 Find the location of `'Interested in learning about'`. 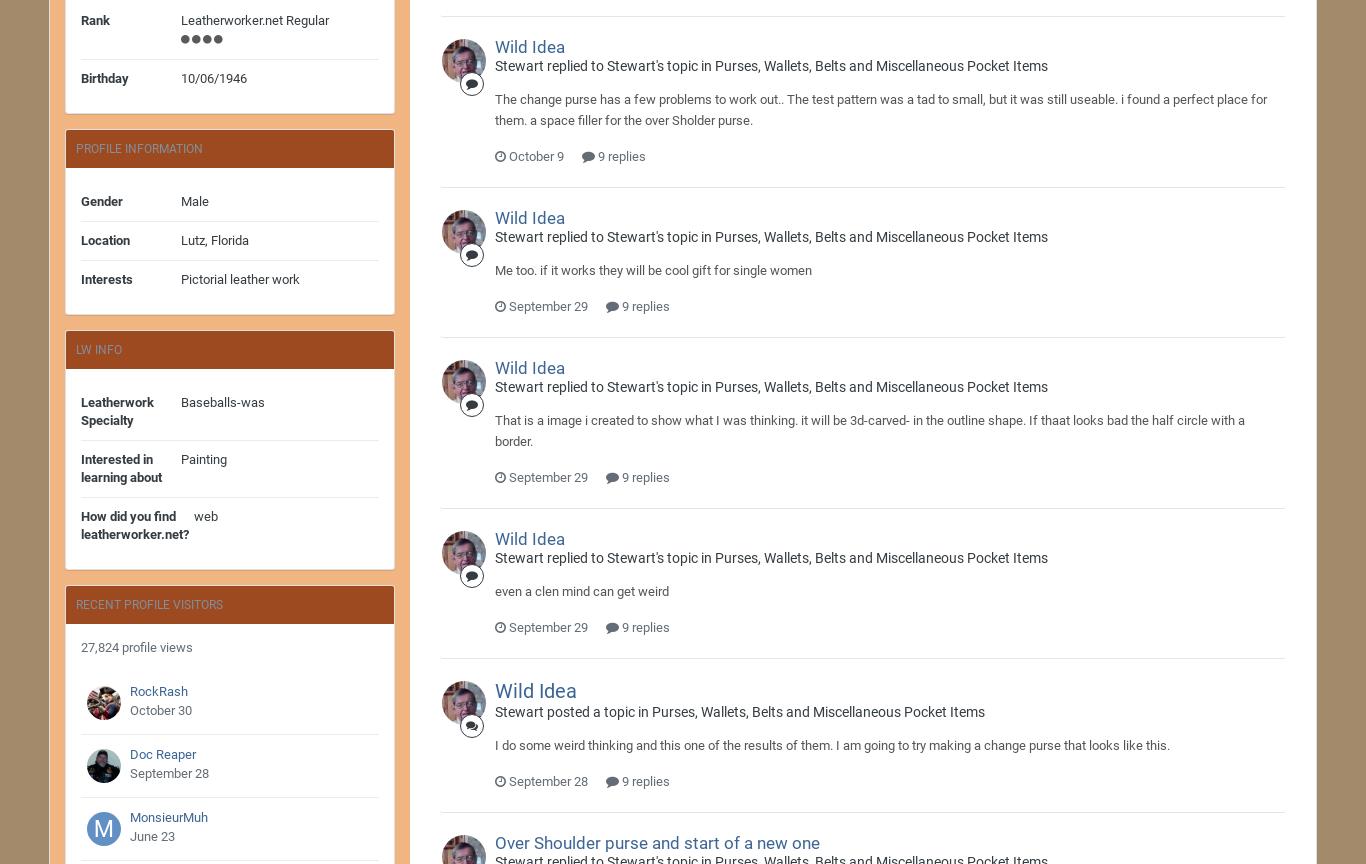

'Interested in learning about' is located at coordinates (81, 468).